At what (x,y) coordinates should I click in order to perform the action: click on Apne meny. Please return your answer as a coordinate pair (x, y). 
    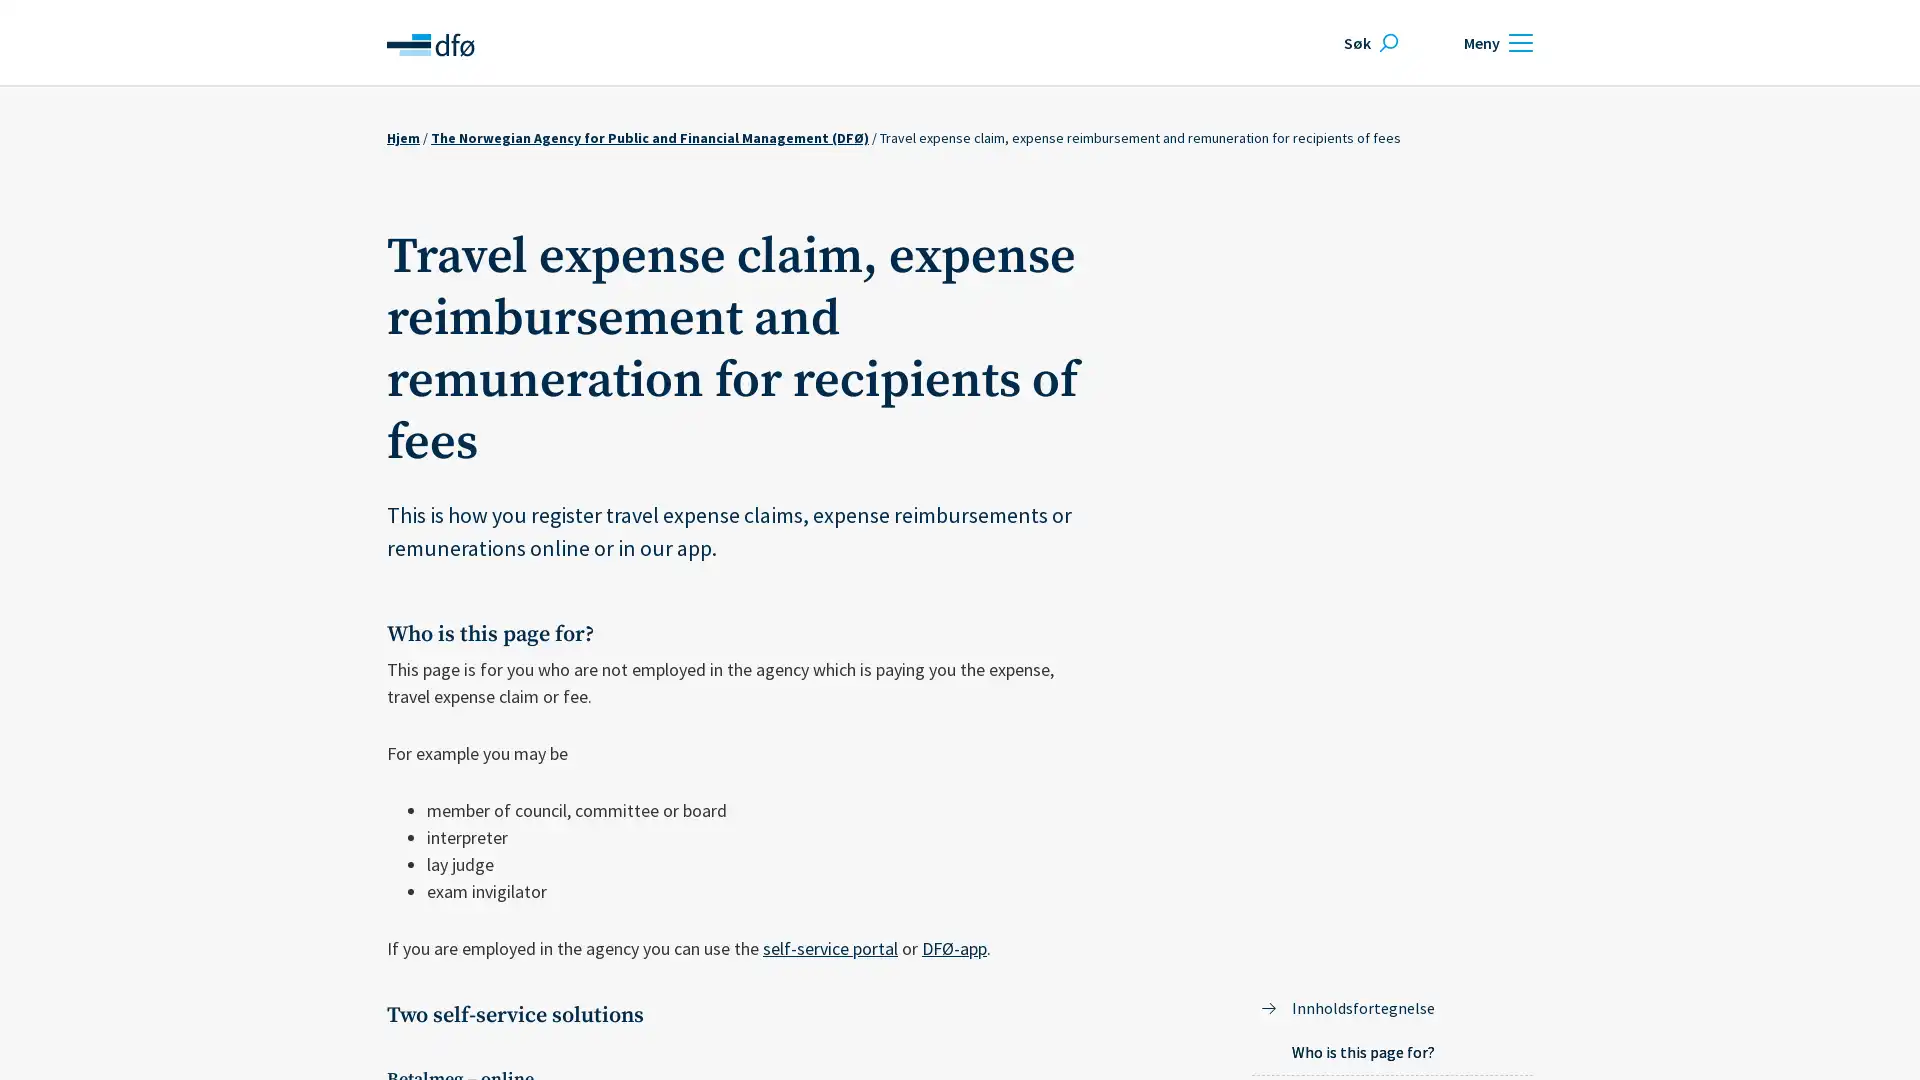
    Looking at the image, I should click on (1495, 42).